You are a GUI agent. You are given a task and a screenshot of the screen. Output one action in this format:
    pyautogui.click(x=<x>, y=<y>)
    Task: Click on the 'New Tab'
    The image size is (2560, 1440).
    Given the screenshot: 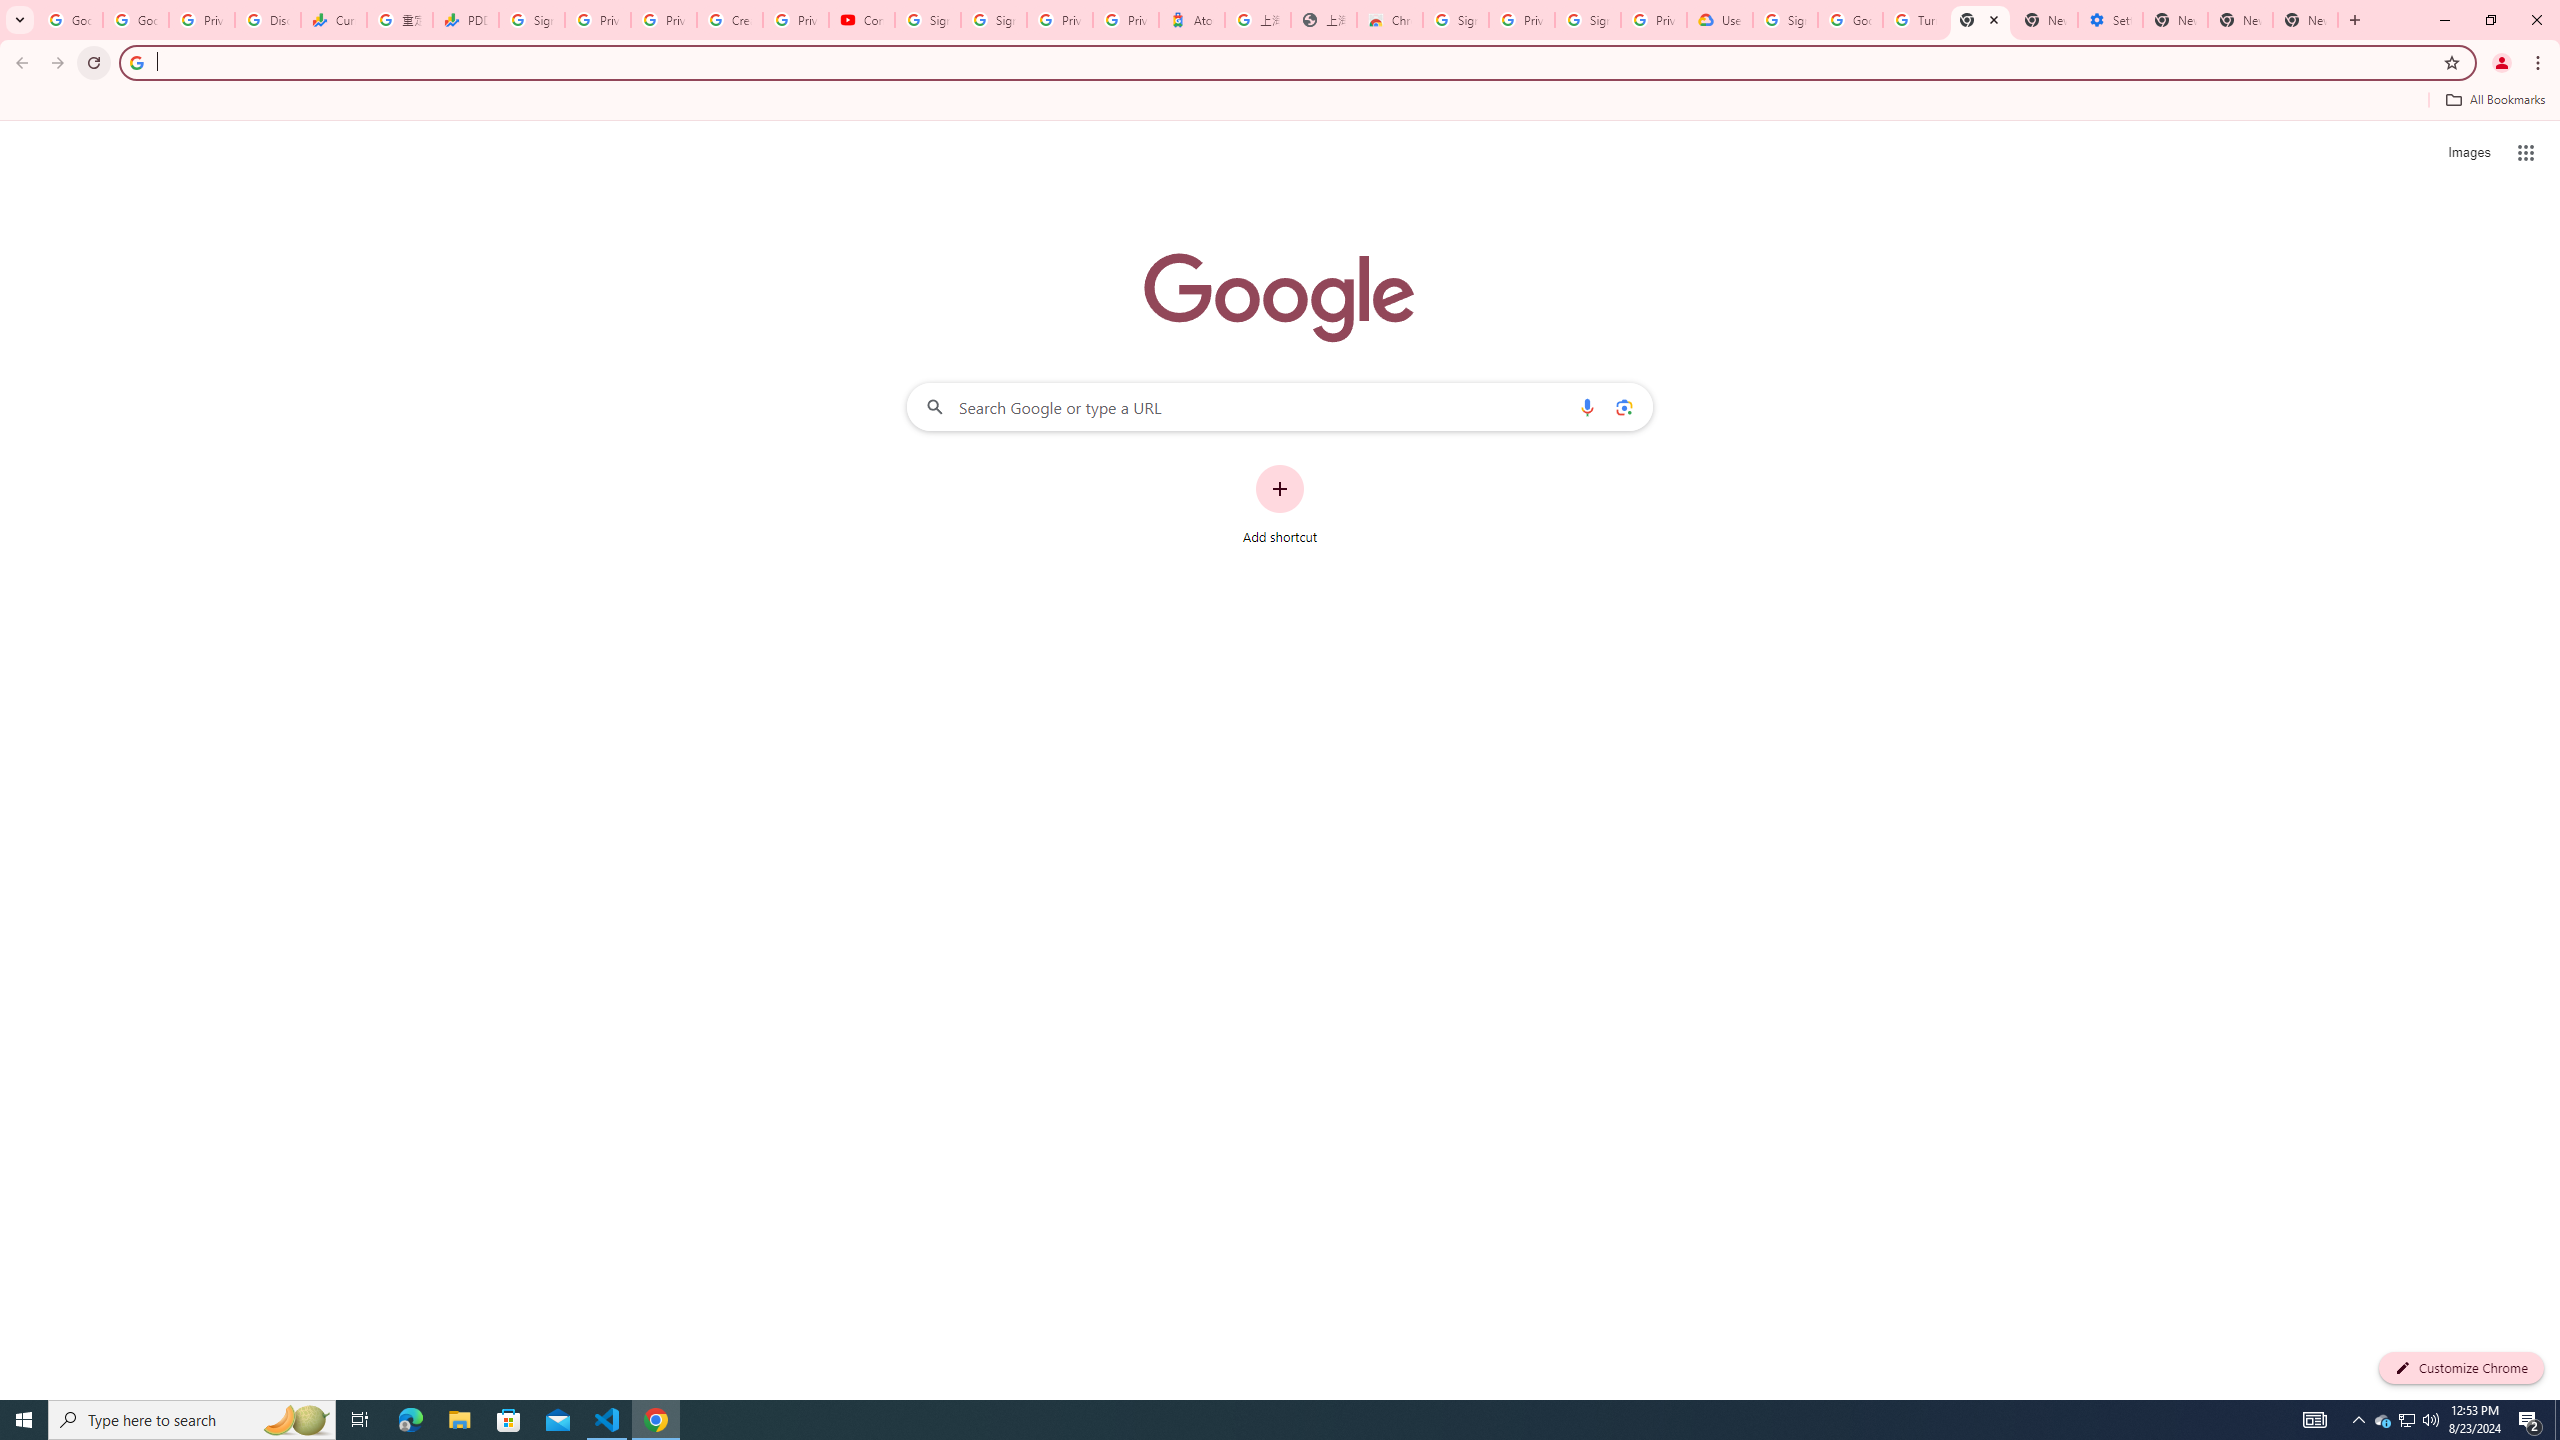 What is the action you would take?
    pyautogui.click(x=2304, y=19)
    